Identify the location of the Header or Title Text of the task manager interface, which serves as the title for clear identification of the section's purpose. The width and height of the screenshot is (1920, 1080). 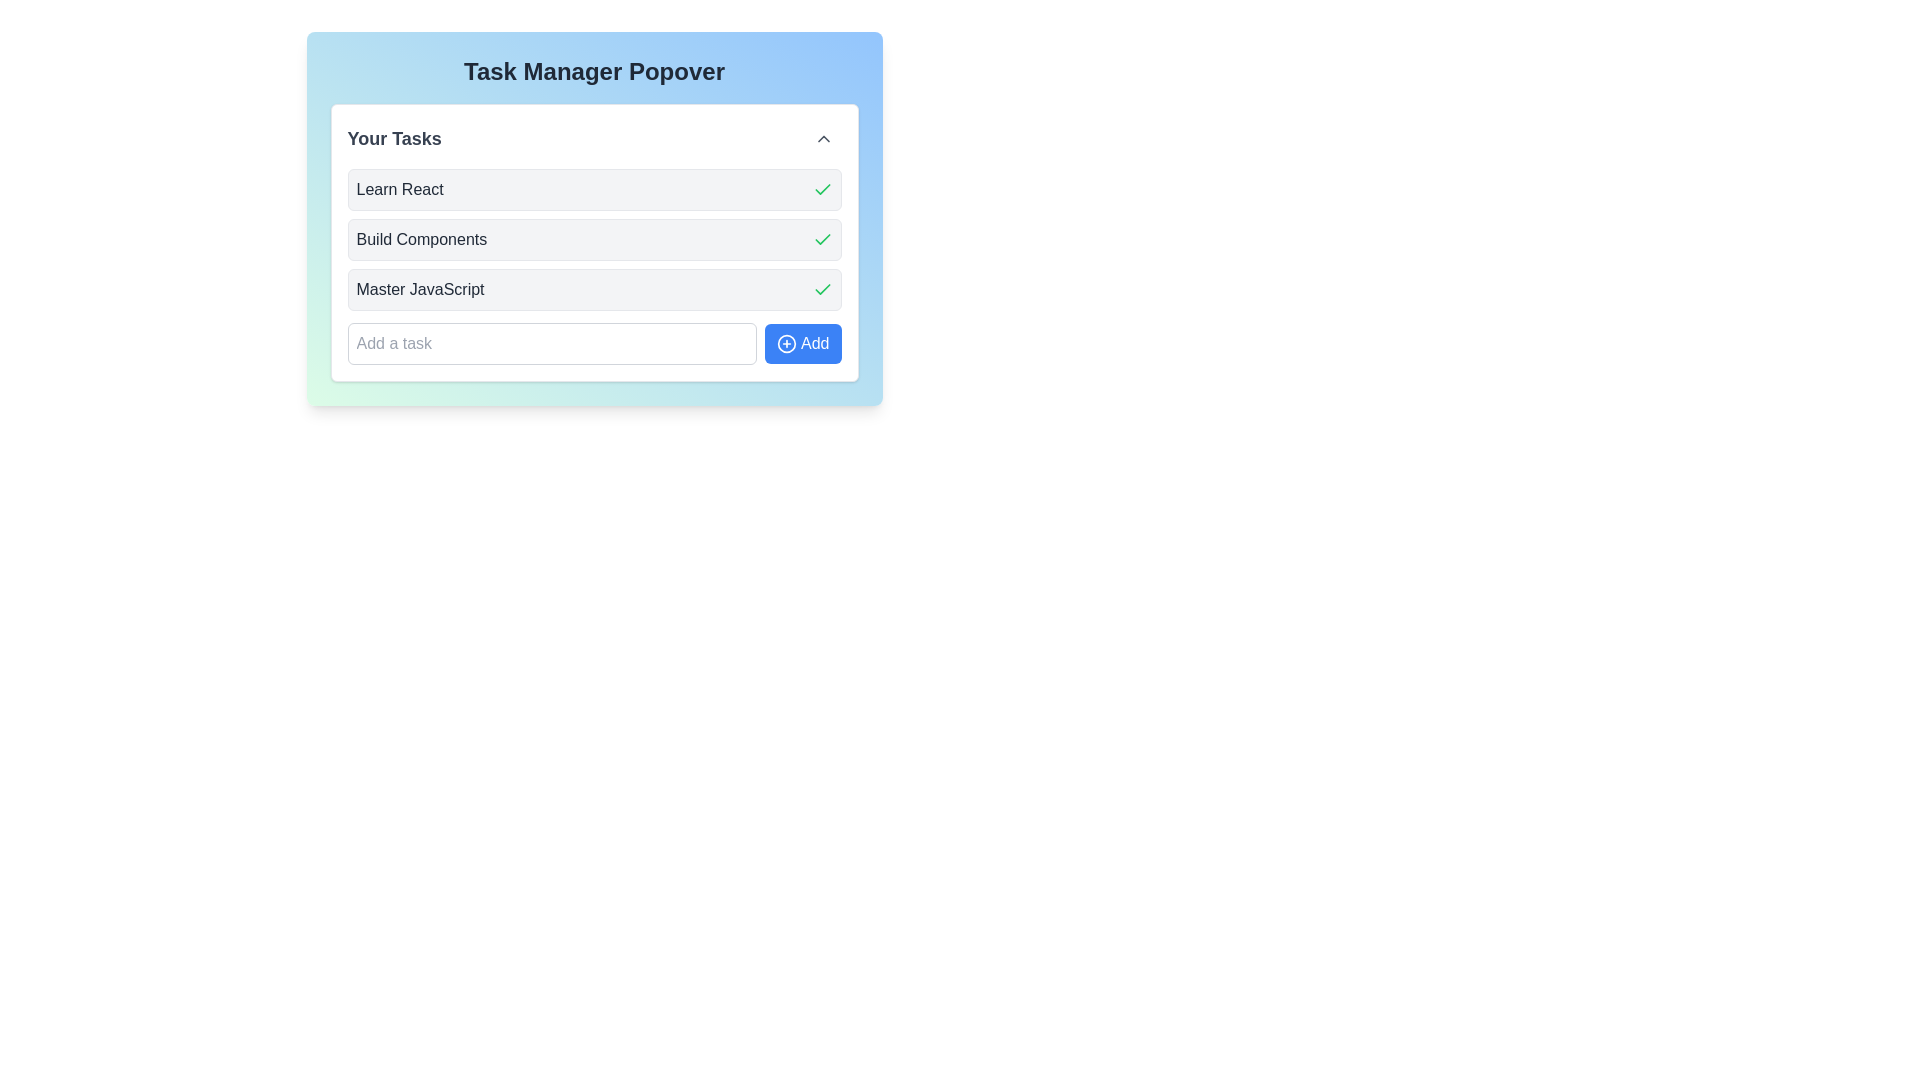
(593, 71).